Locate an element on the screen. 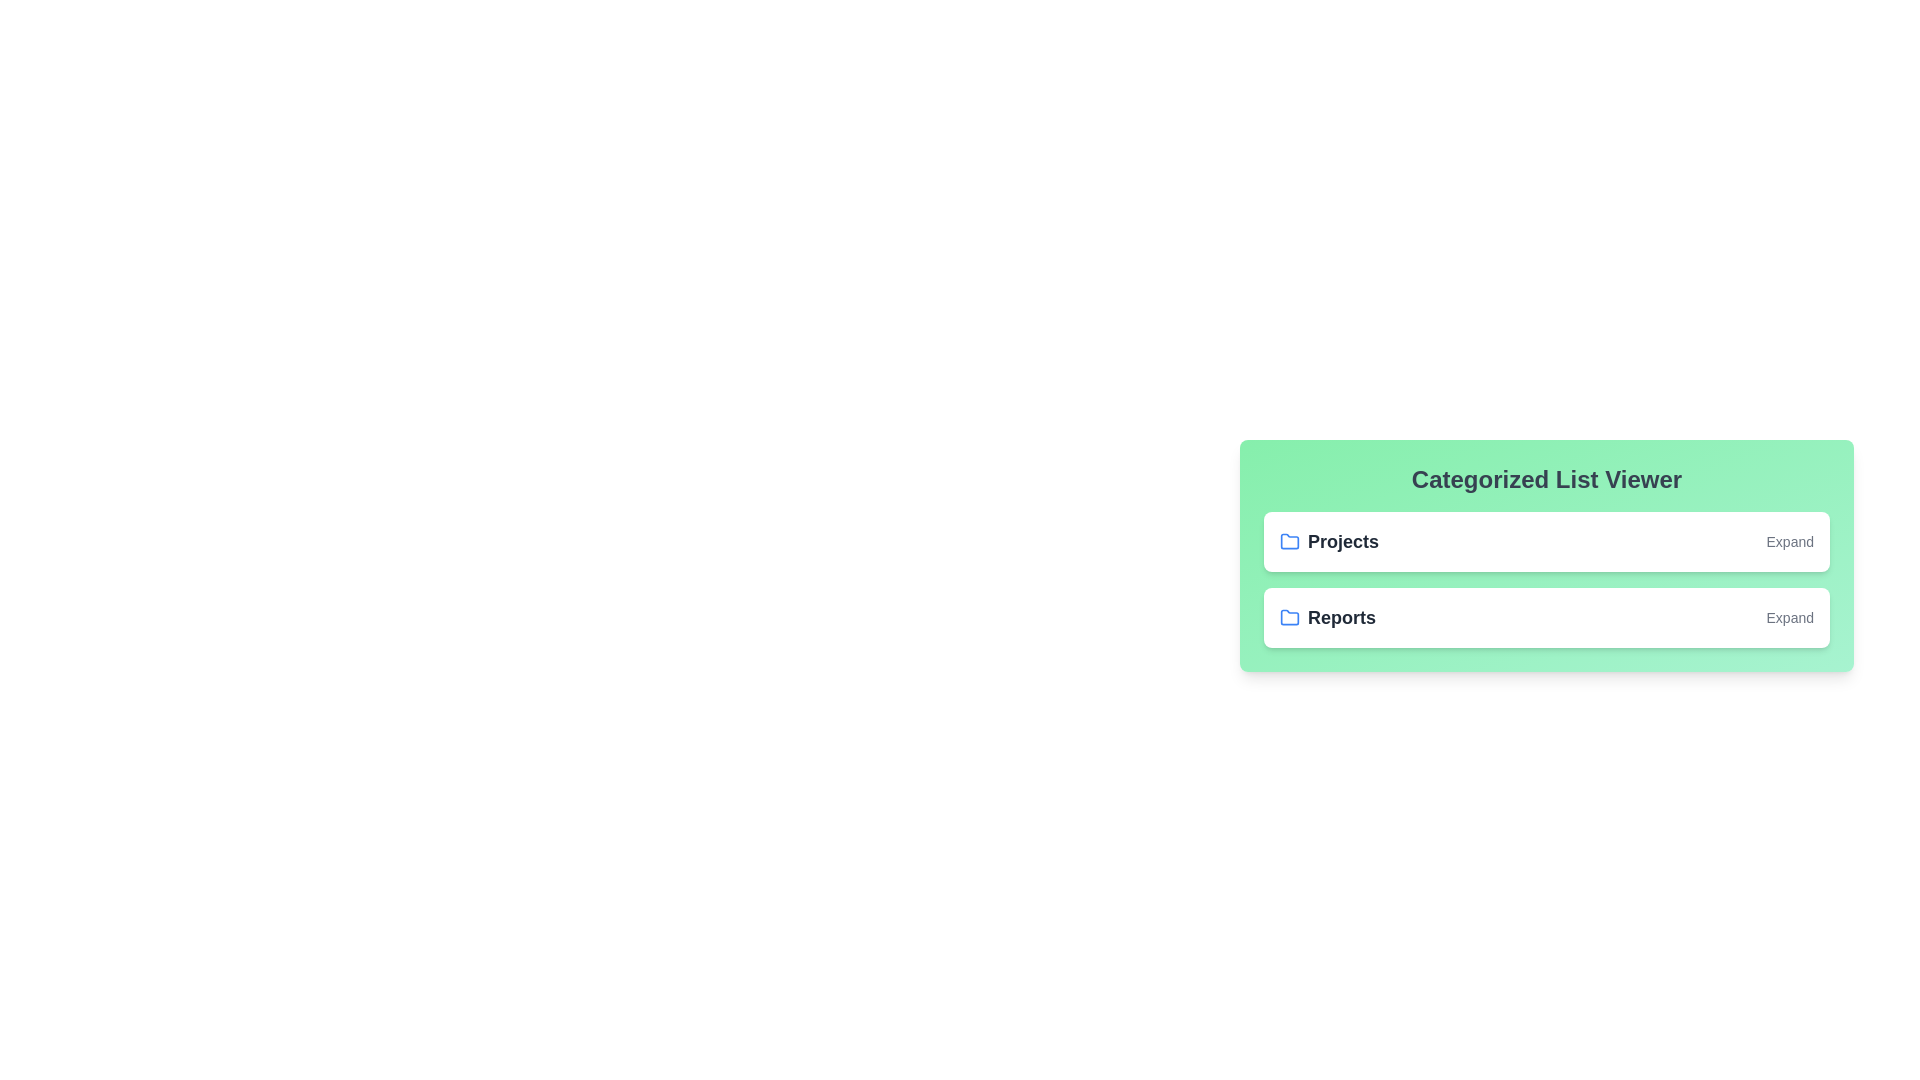 The width and height of the screenshot is (1920, 1080). the category name Projects to toggle its expansion is located at coordinates (1343, 542).